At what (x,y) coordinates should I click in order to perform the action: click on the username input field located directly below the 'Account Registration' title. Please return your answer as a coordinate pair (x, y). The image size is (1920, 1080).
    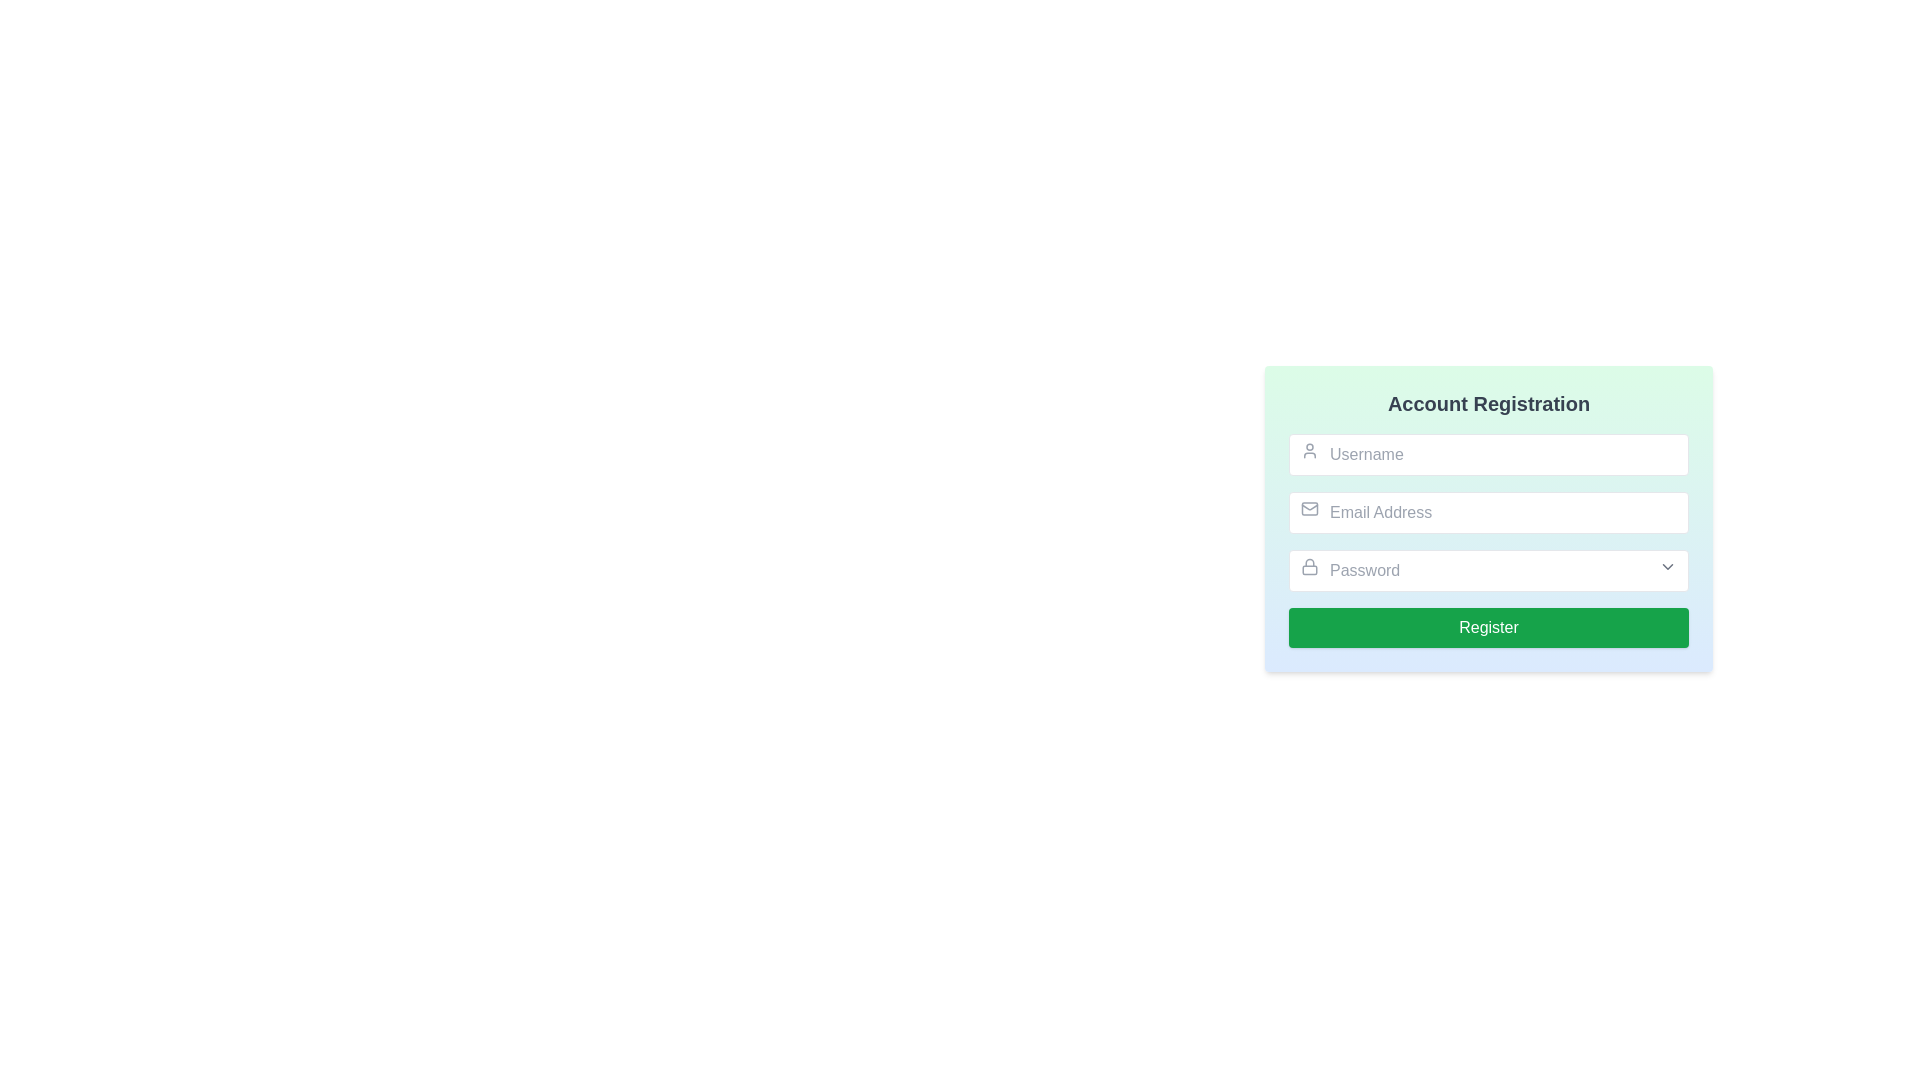
    Looking at the image, I should click on (1488, 455).